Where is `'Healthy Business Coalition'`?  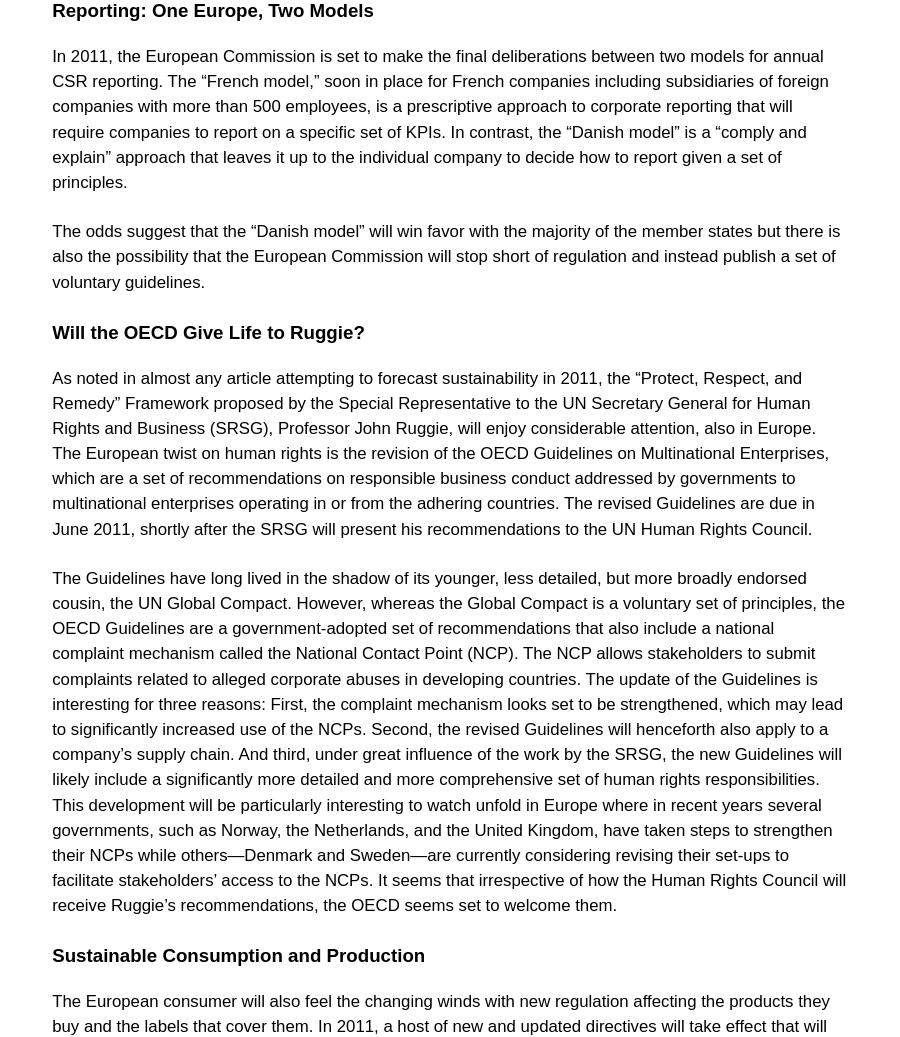 'Healthy Business Coalition' is located at coordinates (163, 5).